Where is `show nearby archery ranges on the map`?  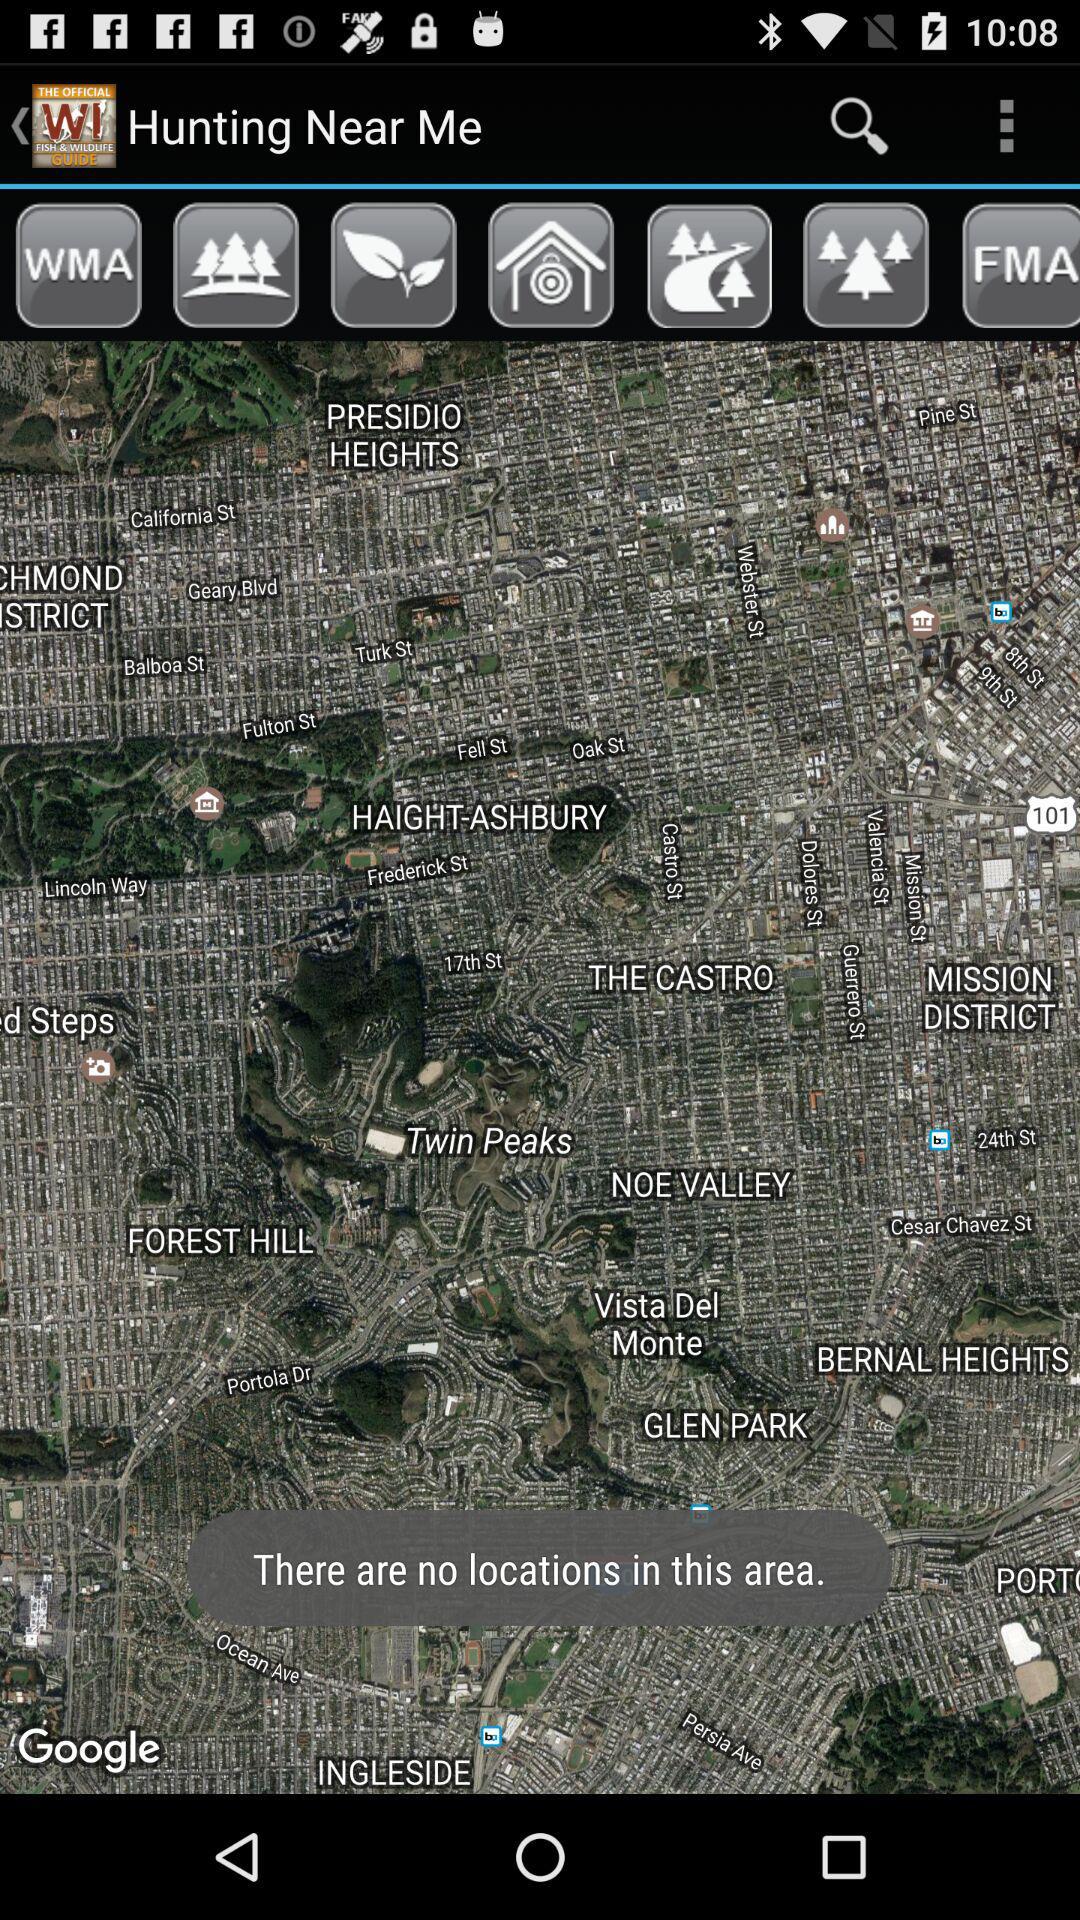
show nearby archery ranges on the map is located at coordinates (551, 264).